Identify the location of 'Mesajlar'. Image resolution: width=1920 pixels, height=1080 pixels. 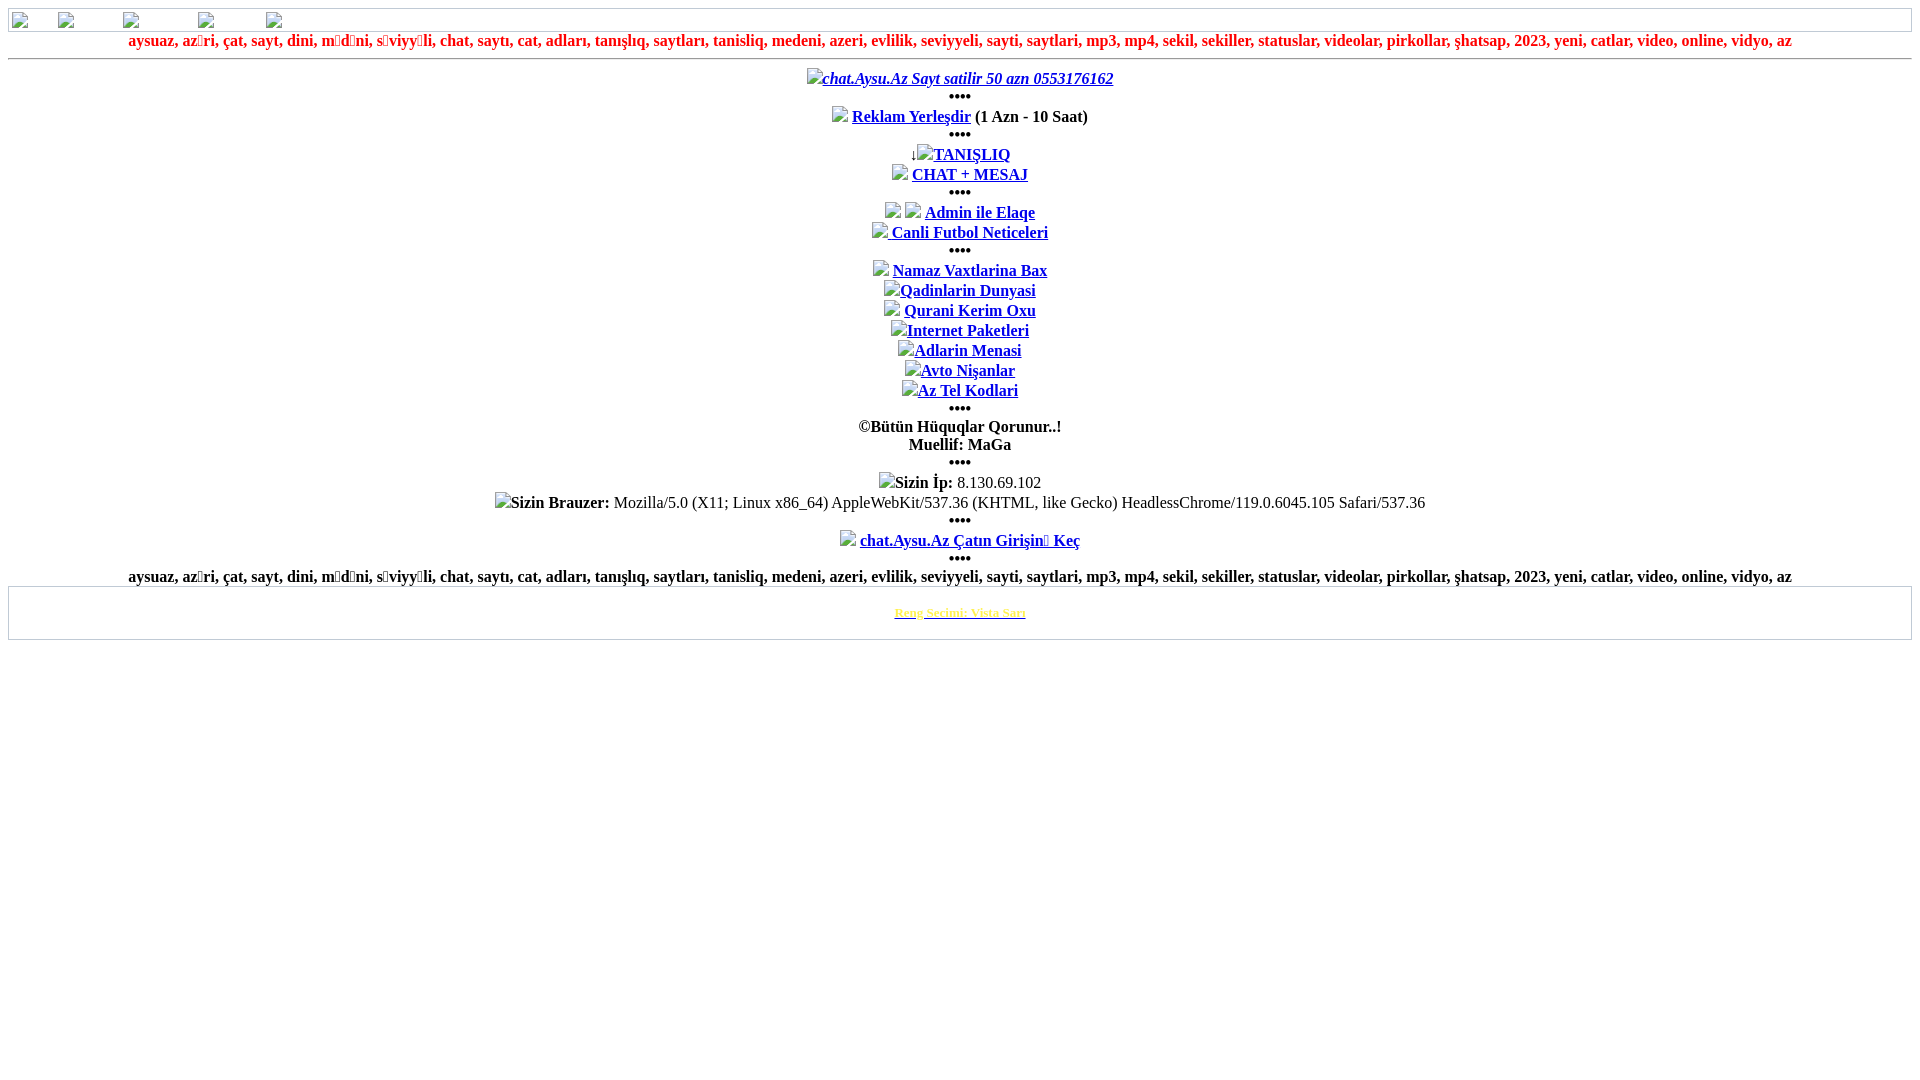
(87, 19).